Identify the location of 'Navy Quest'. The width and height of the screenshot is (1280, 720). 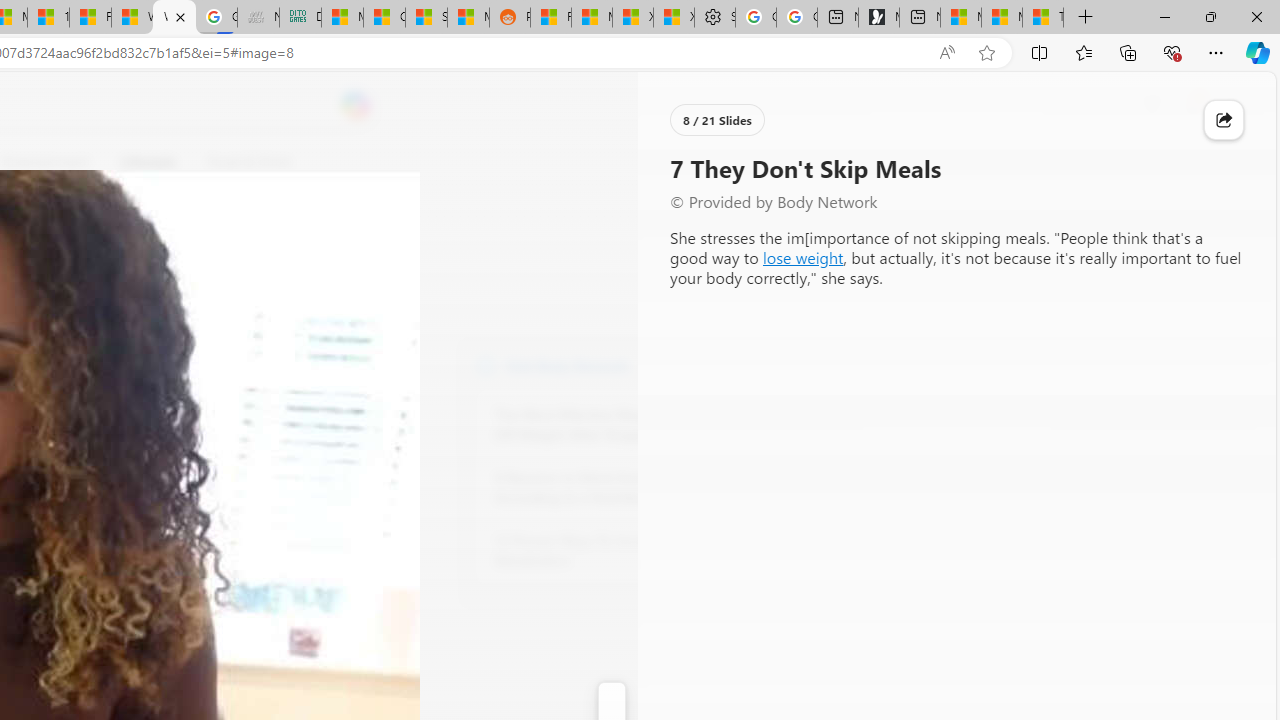
(257, 17).